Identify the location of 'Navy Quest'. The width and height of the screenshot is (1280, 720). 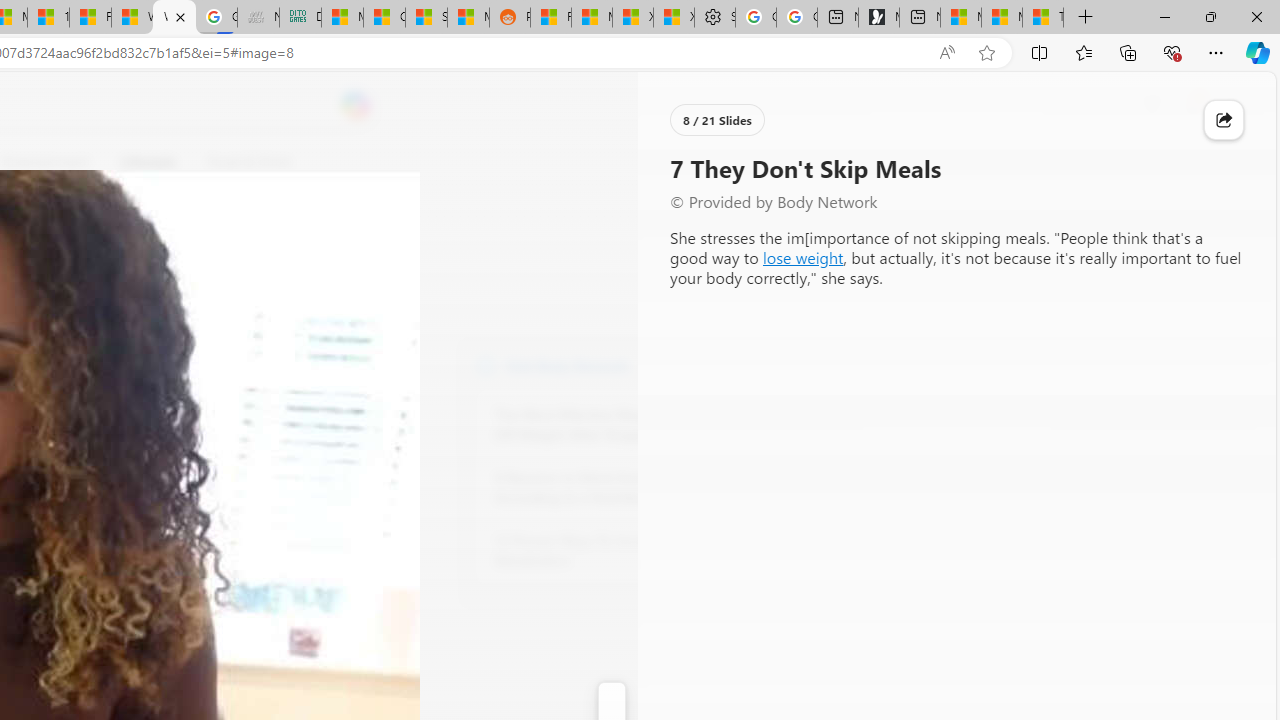
(257, 17).